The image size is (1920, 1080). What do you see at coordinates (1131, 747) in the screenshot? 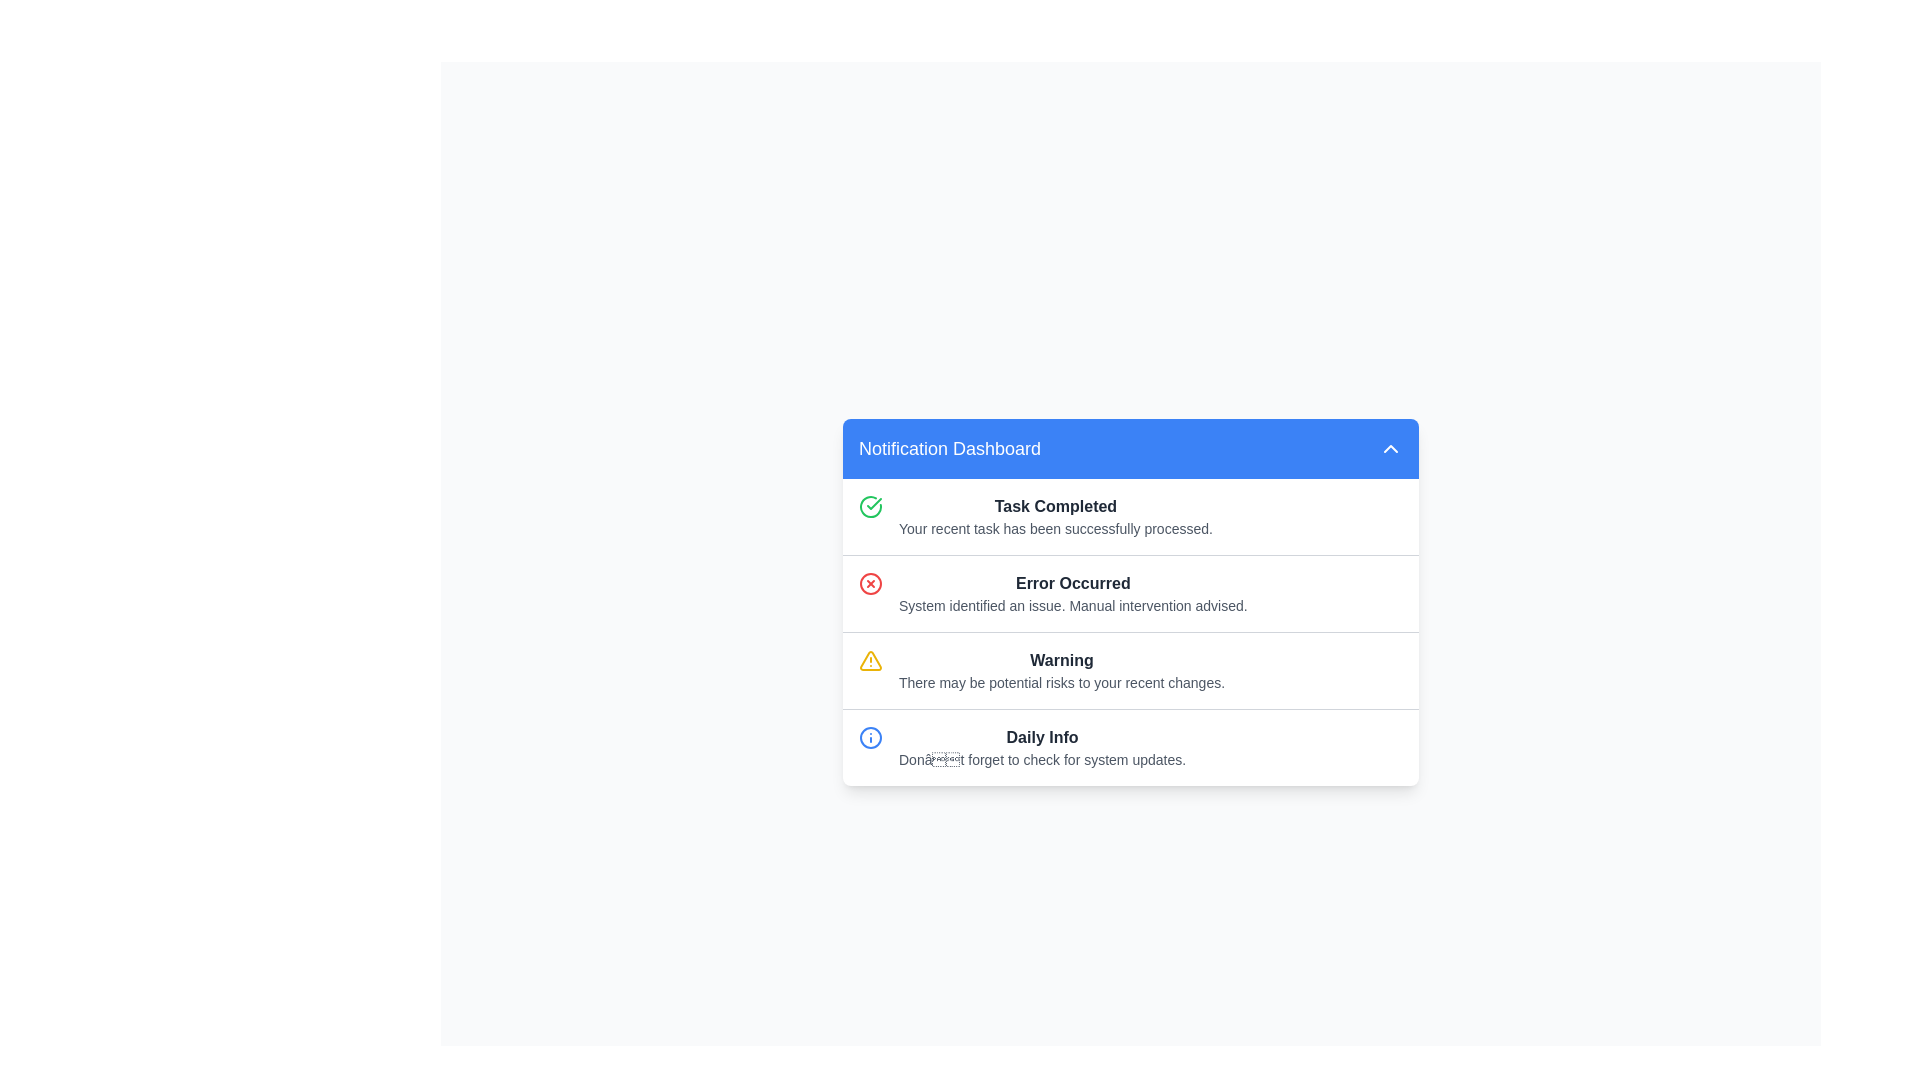
I see `information from the Notification Item that contains a blue circular icon with an information symbol, bold text 'Daily Info', and smaller text 'Don’t forget to check for system updates.' located at the bottom of the notification group` at bounding box center [1131, 747].